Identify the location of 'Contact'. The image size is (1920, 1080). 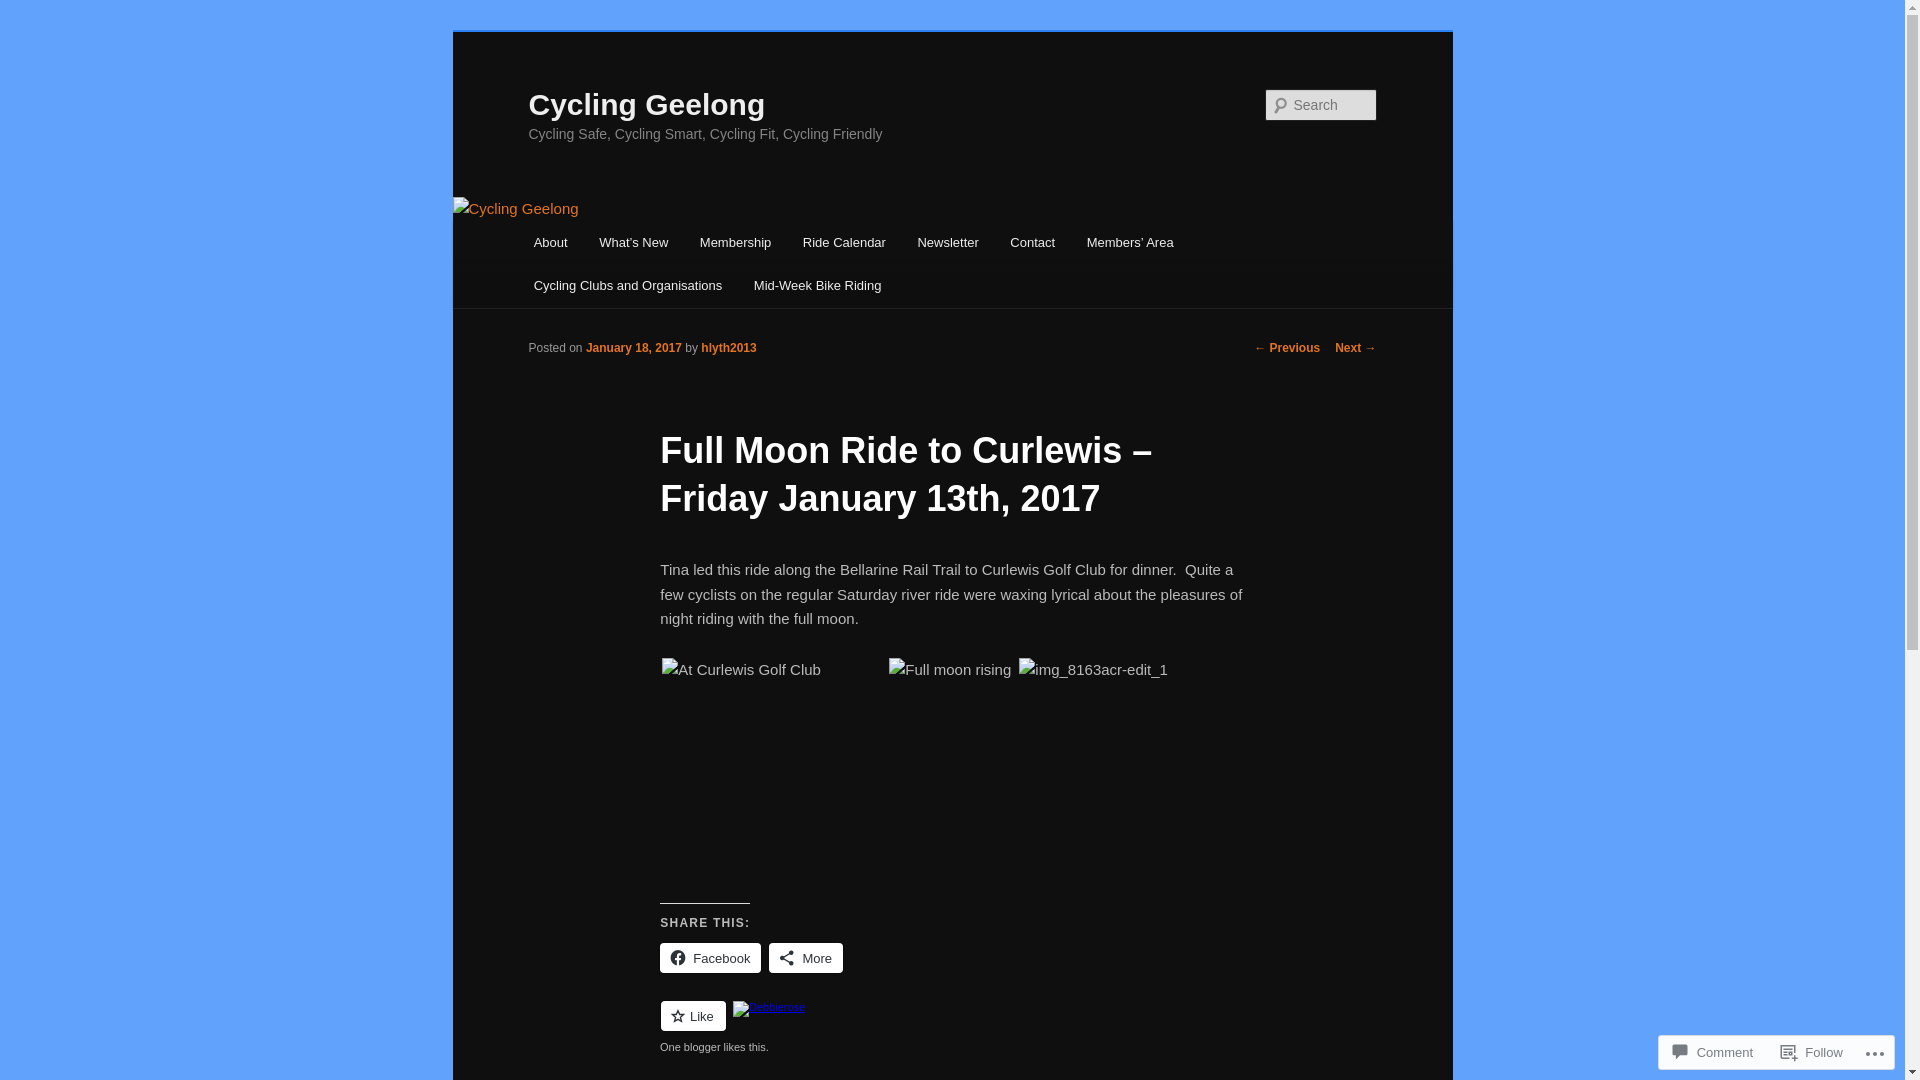
(1032, 241).